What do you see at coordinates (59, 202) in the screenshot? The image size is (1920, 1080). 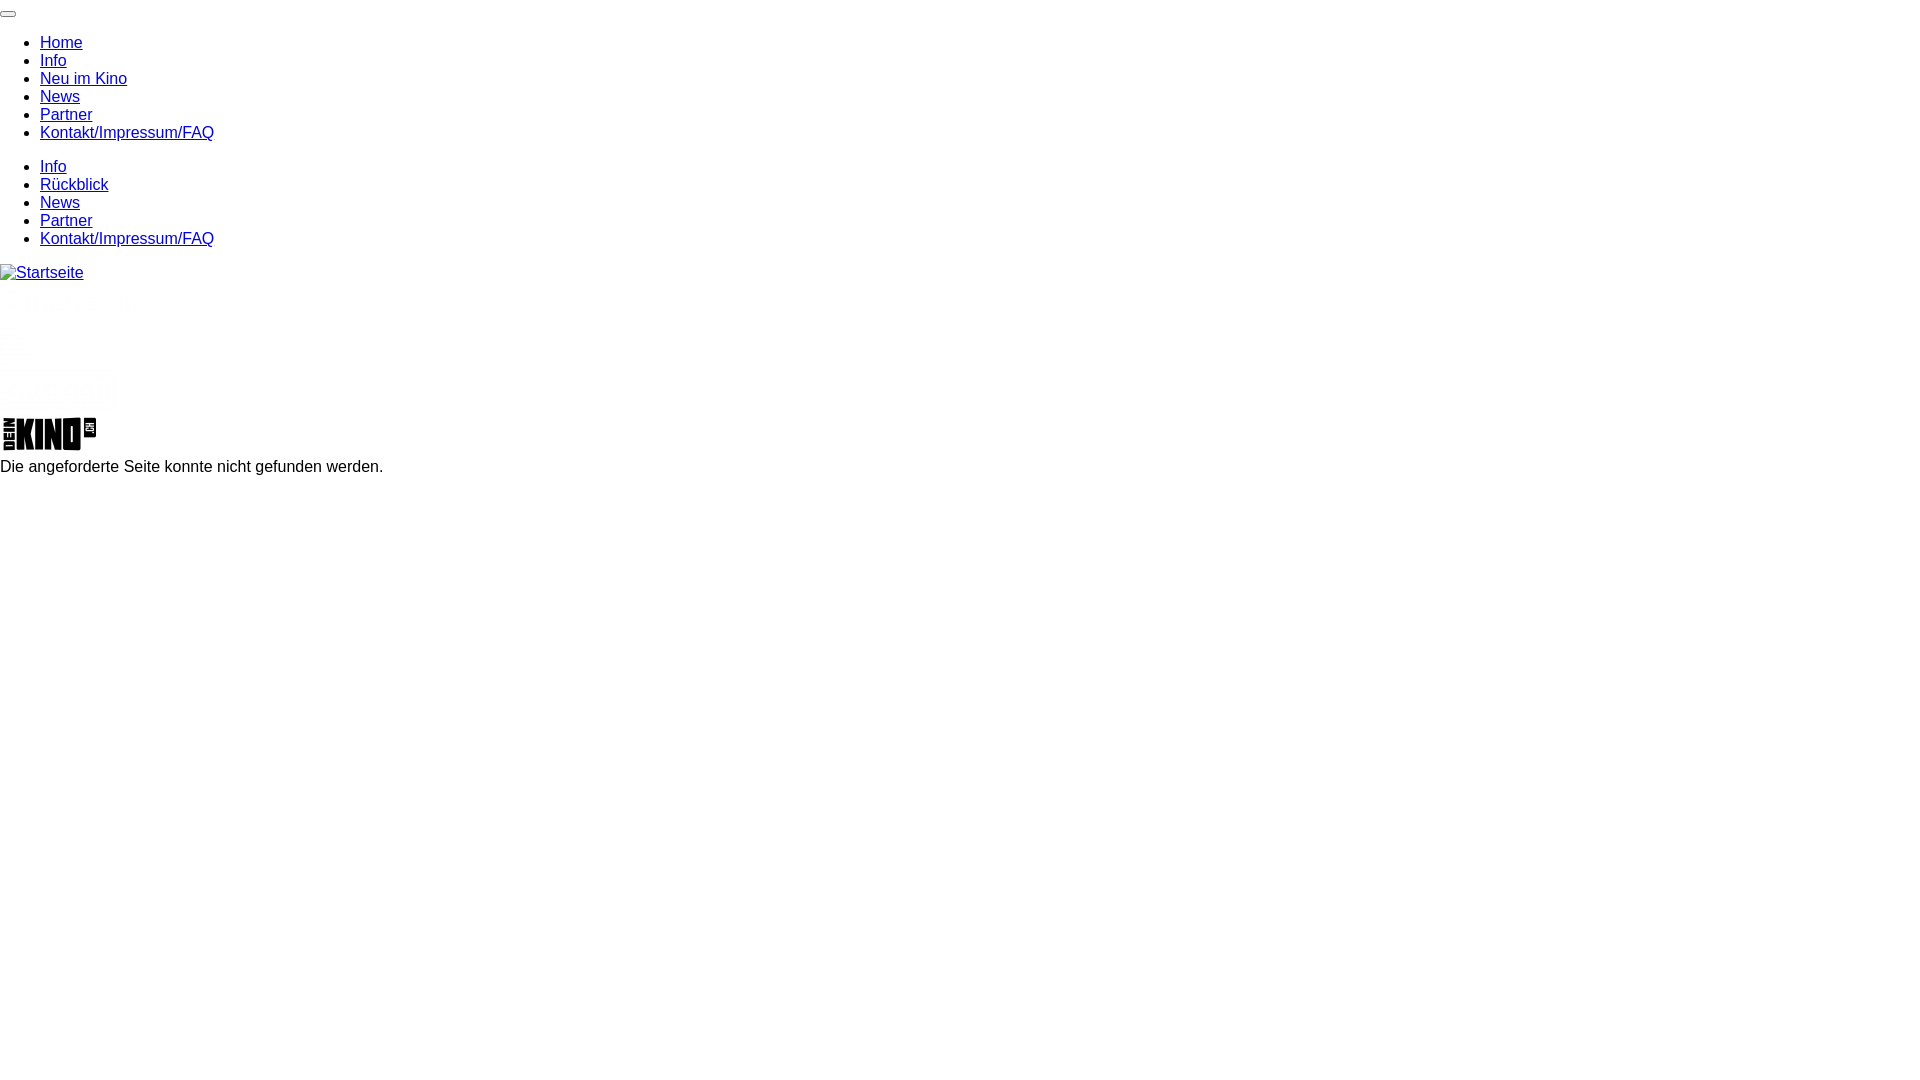 I see `'News'` at bounding box center [59, 202].